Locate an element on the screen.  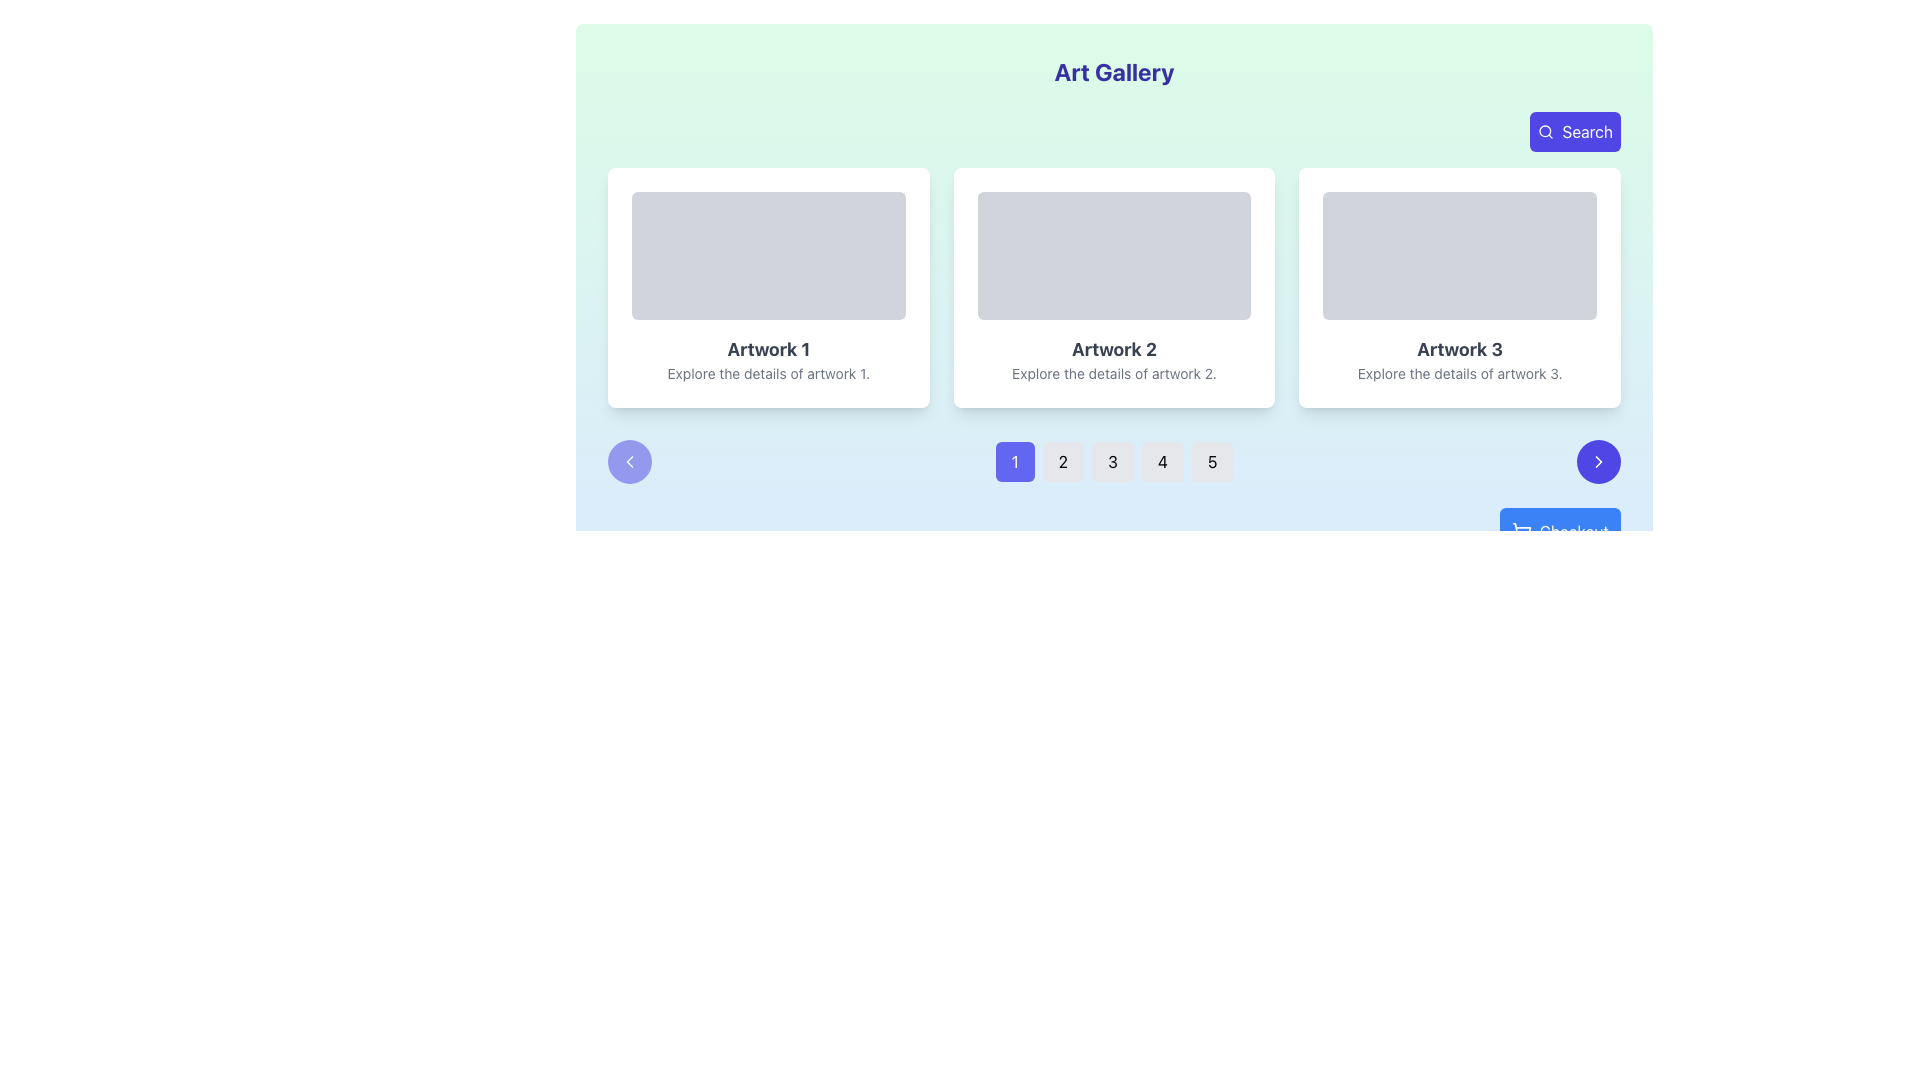
the pagination button labeled '5' is located at coordinates (1211, 462).